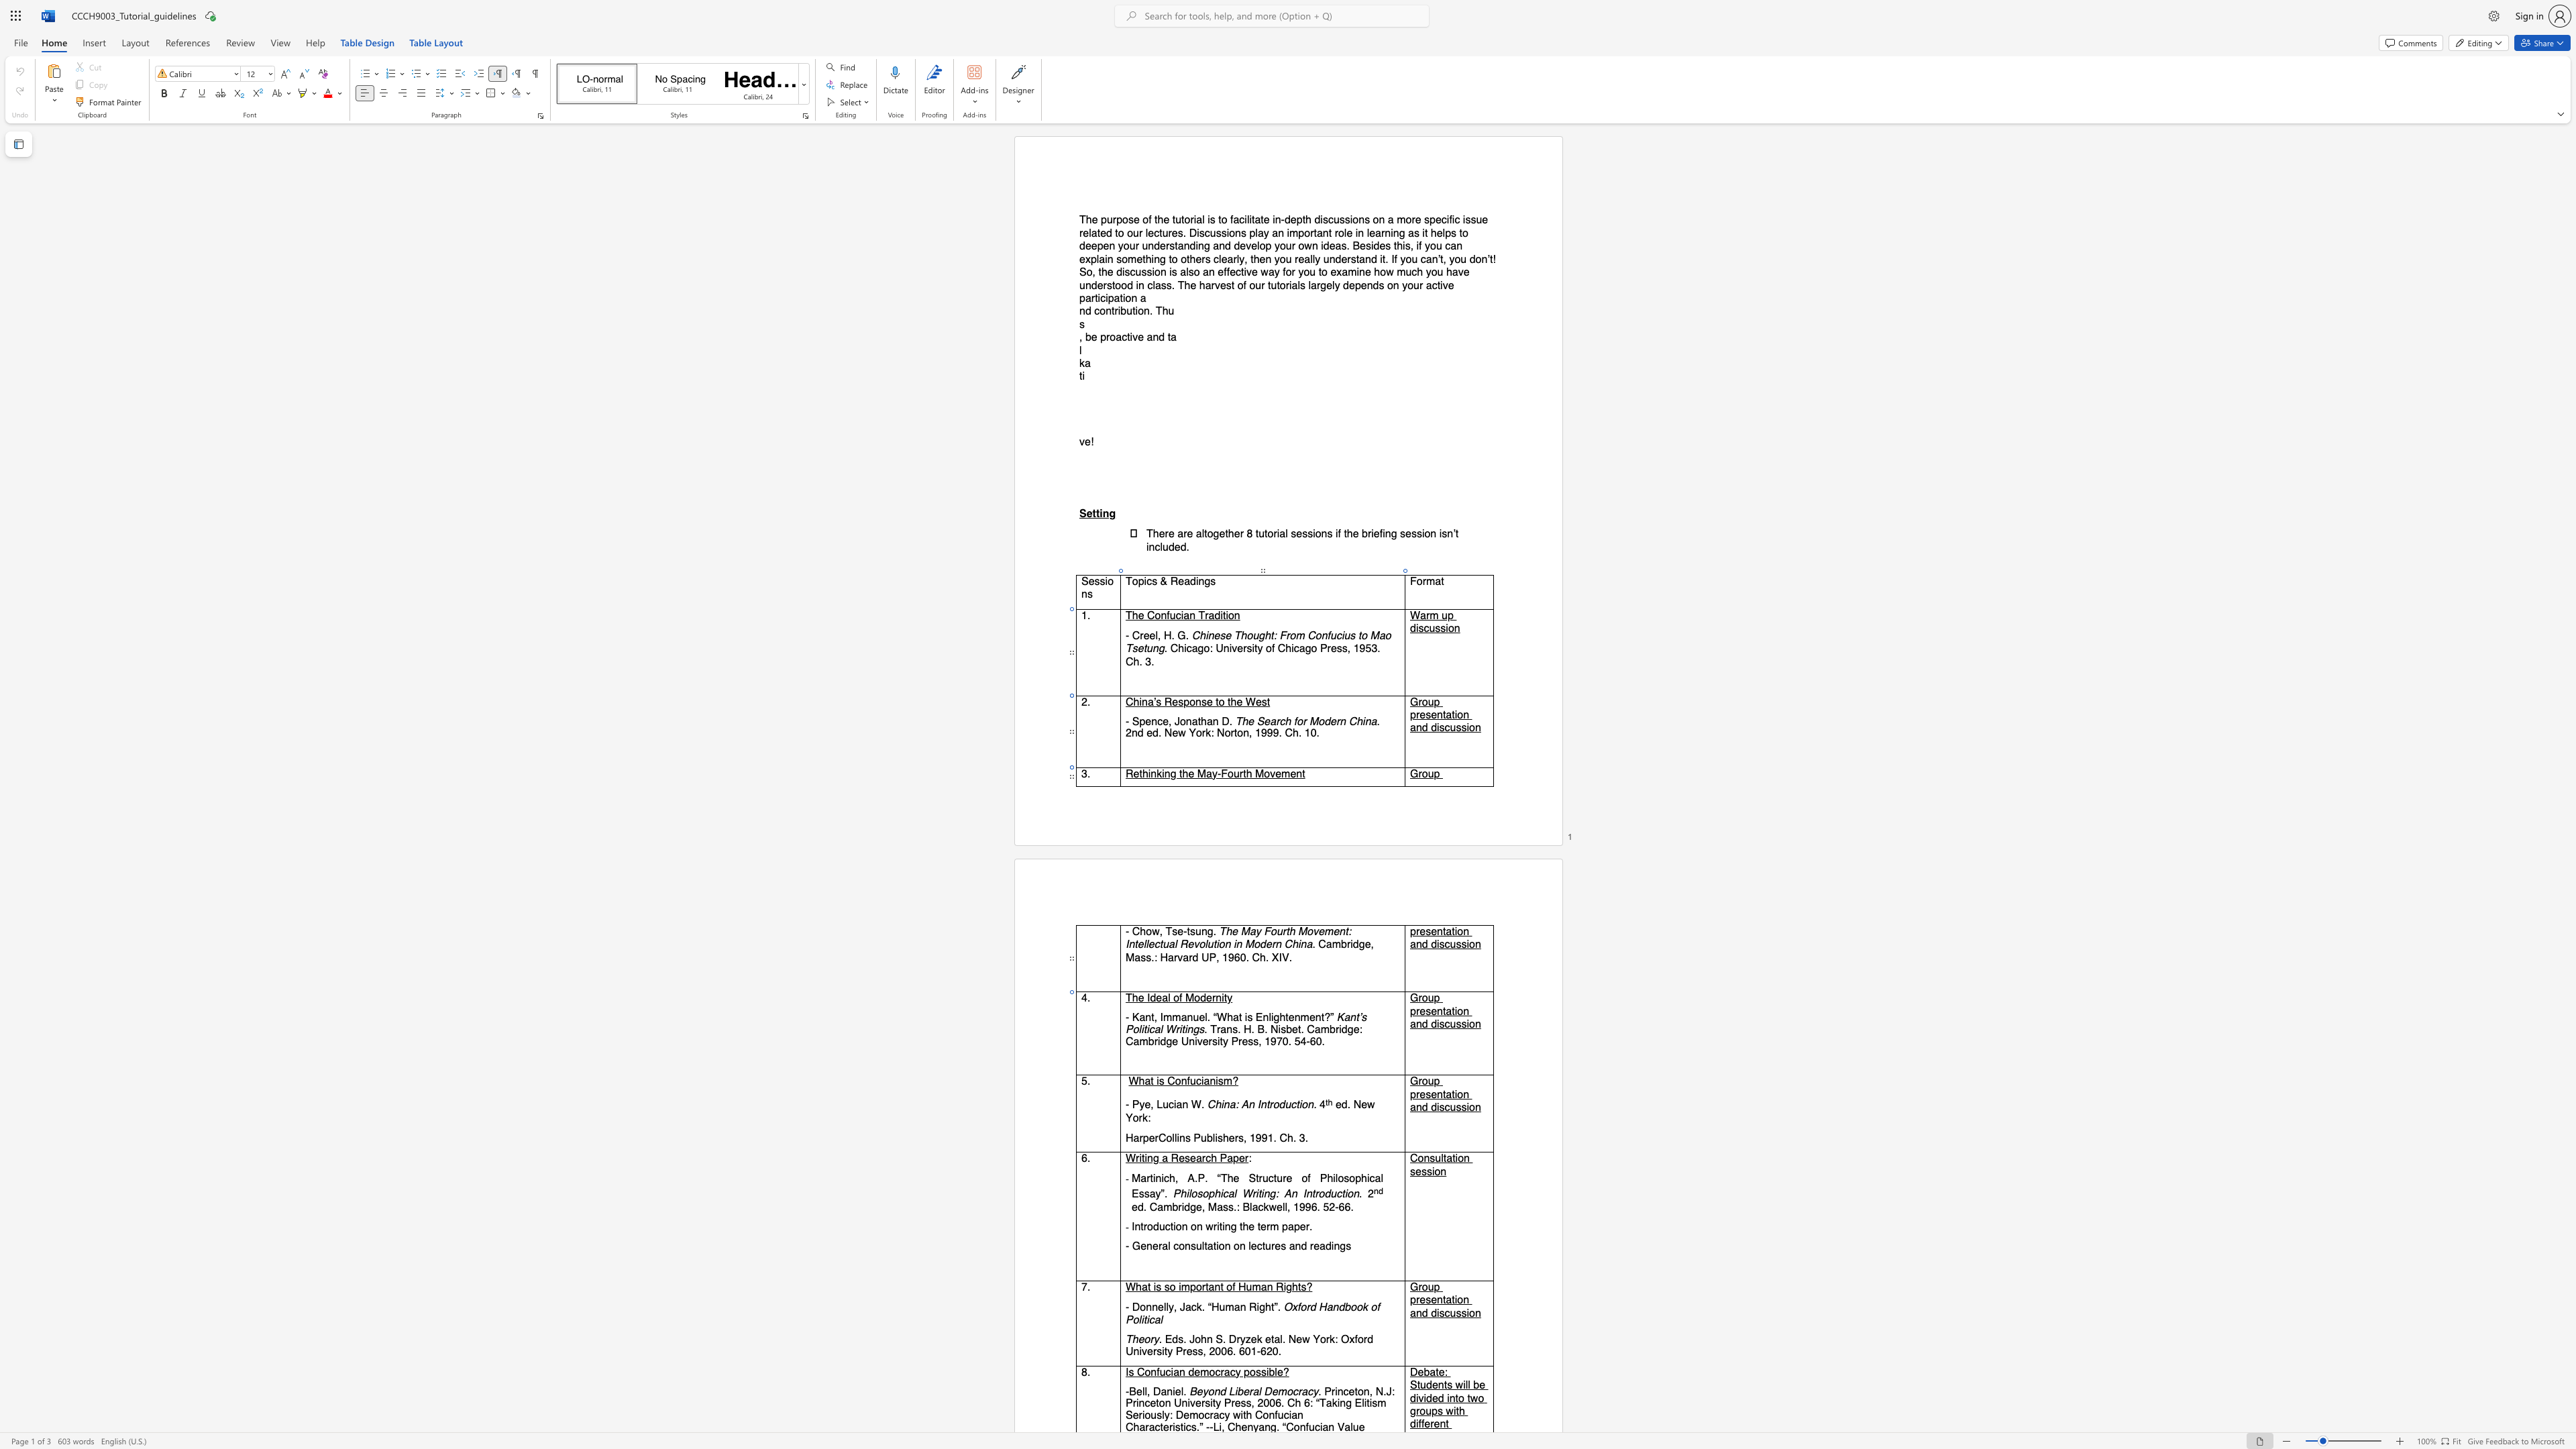  Describe the element at coordinates (1428, 932) in the screenshot. I see `the 1th character "s" in the text` at that location.